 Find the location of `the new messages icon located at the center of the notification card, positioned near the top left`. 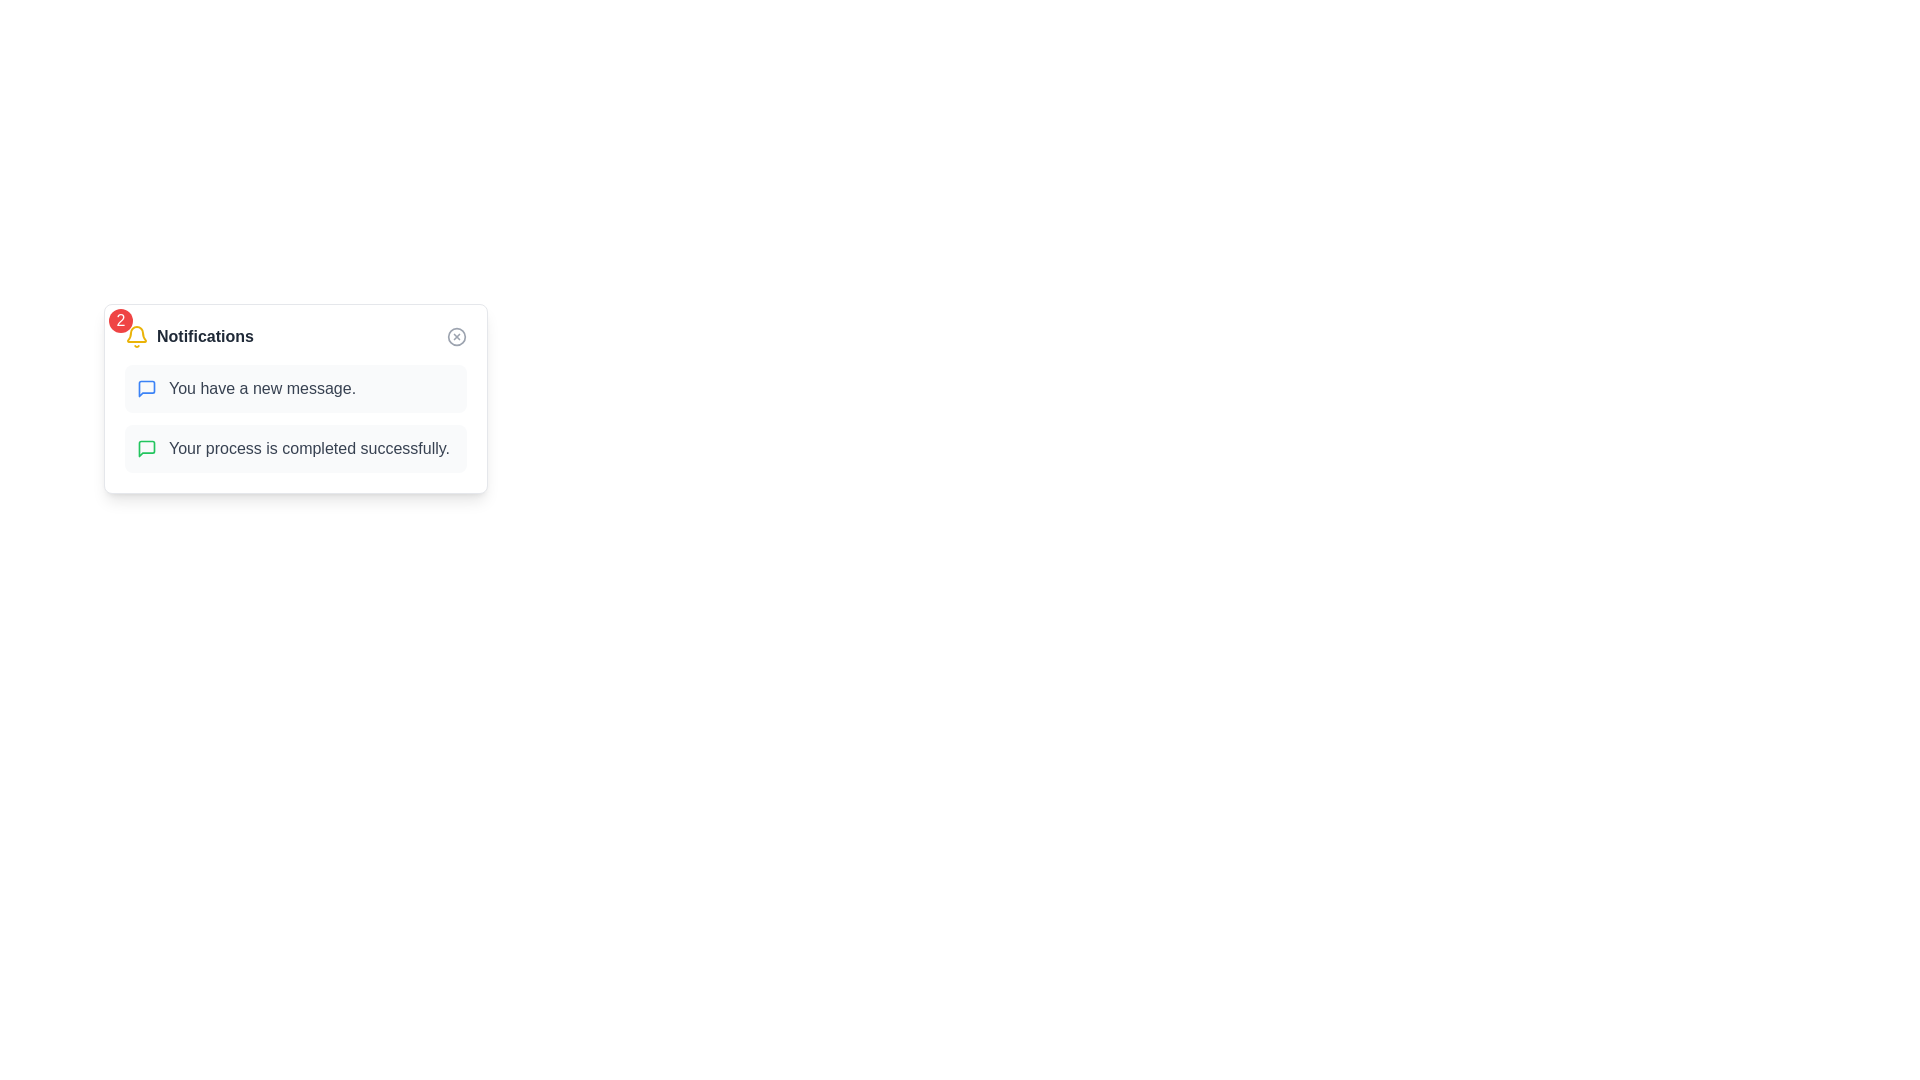

the new messages icon located at the center of the notification card, positioned near the top left is located at coordinates (146, 447).